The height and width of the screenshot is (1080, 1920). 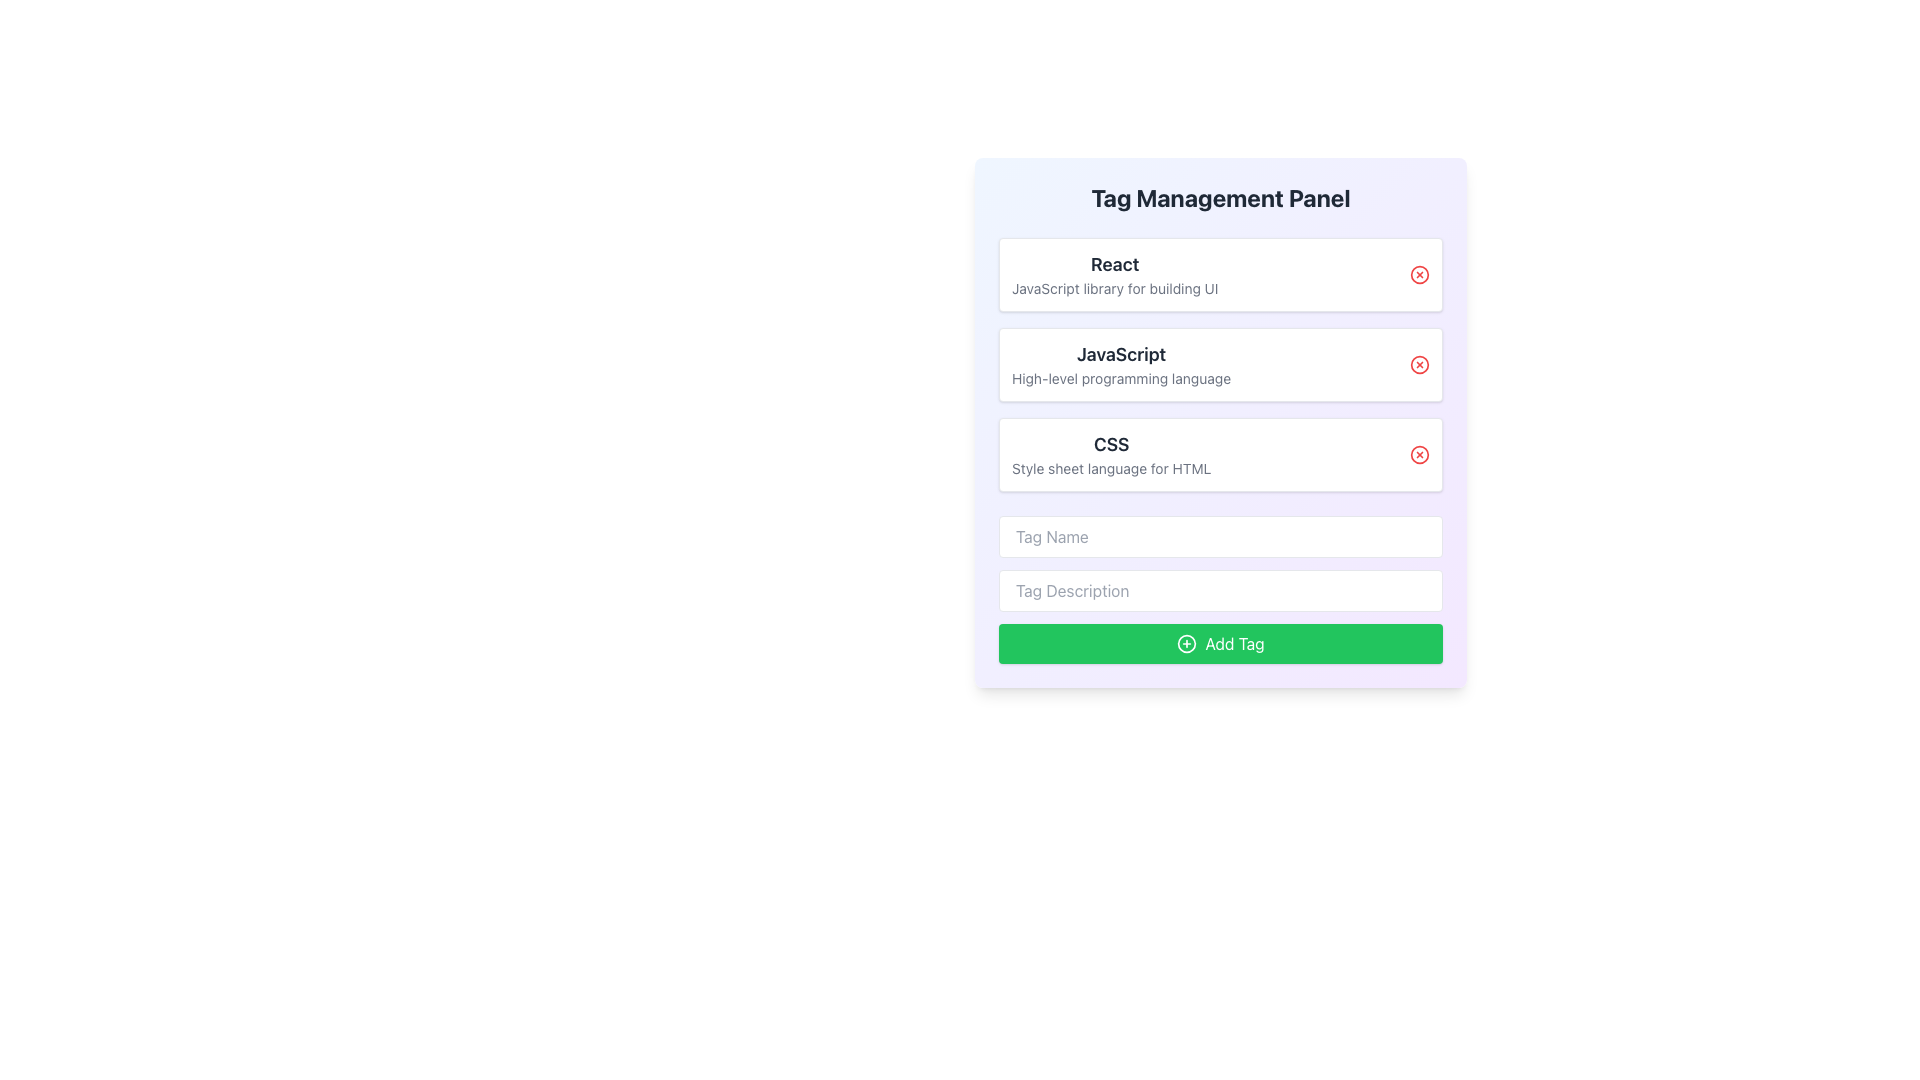 I want to click on the text block containing the bold title 'React' and the description 'JavaScript library for building UI', so click(x=1114, y=274).